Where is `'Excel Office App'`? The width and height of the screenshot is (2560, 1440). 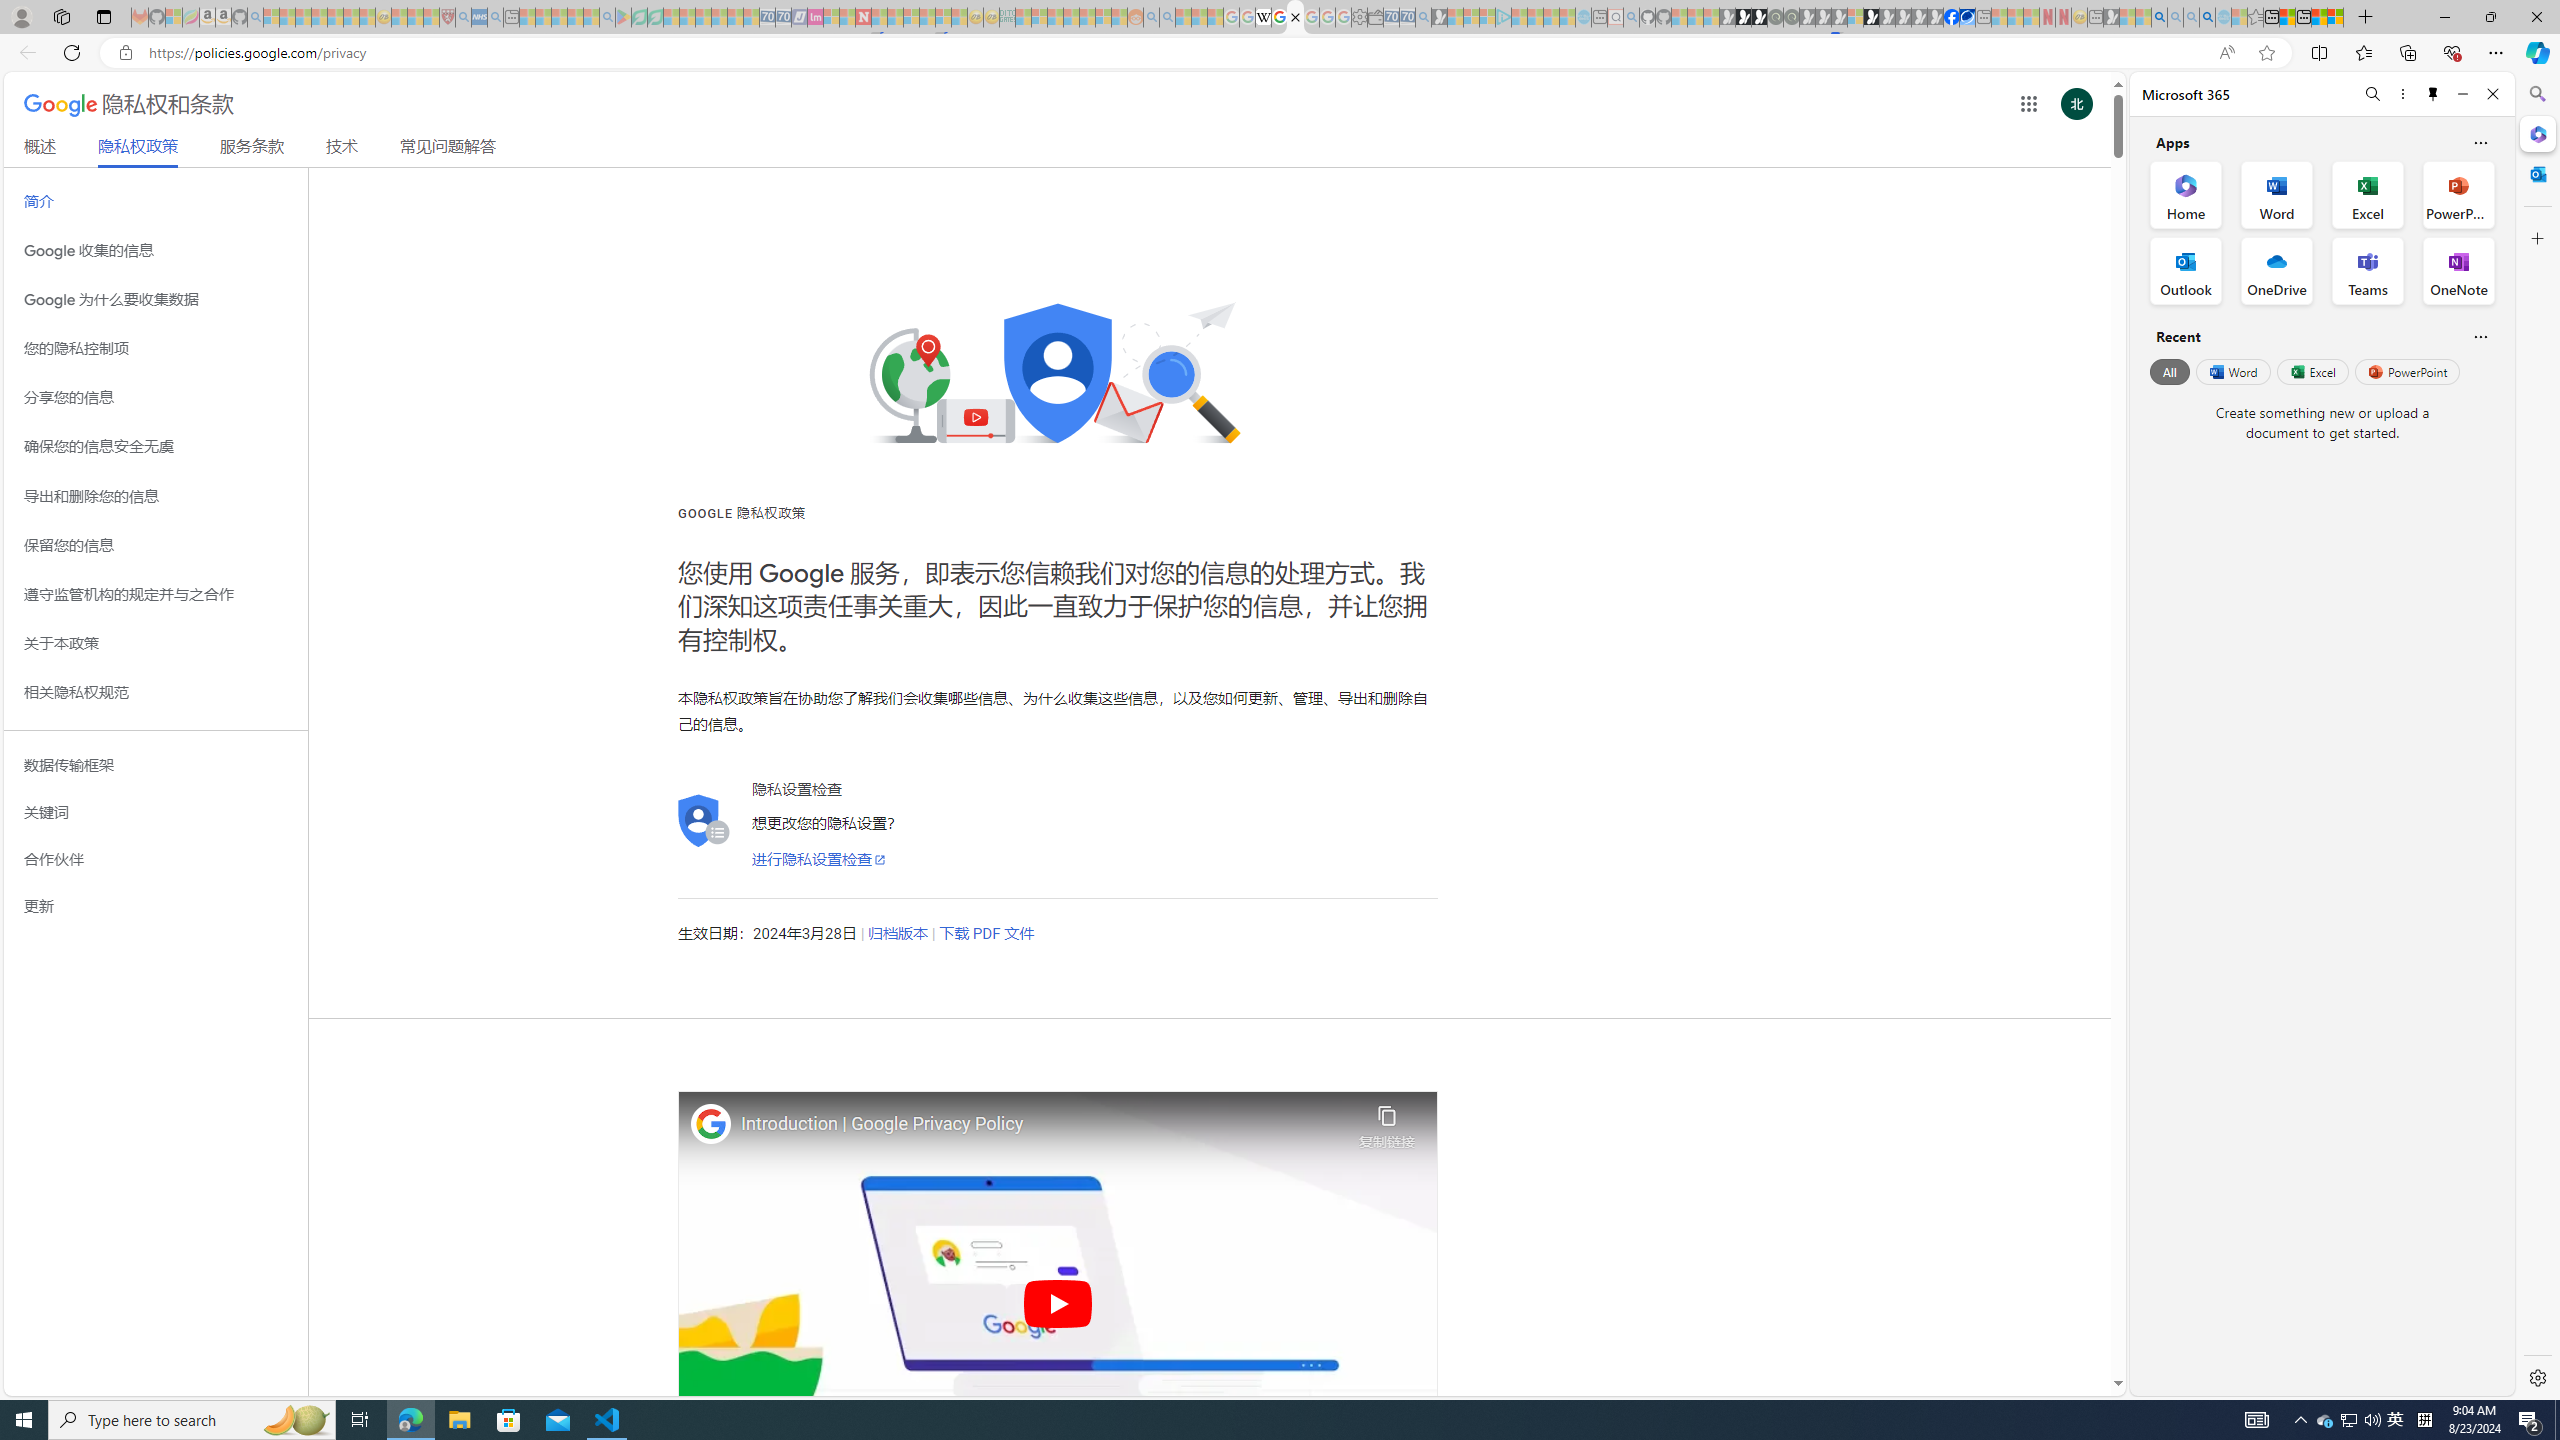 'Excel Office App' is located at coordinates (2368, 195).